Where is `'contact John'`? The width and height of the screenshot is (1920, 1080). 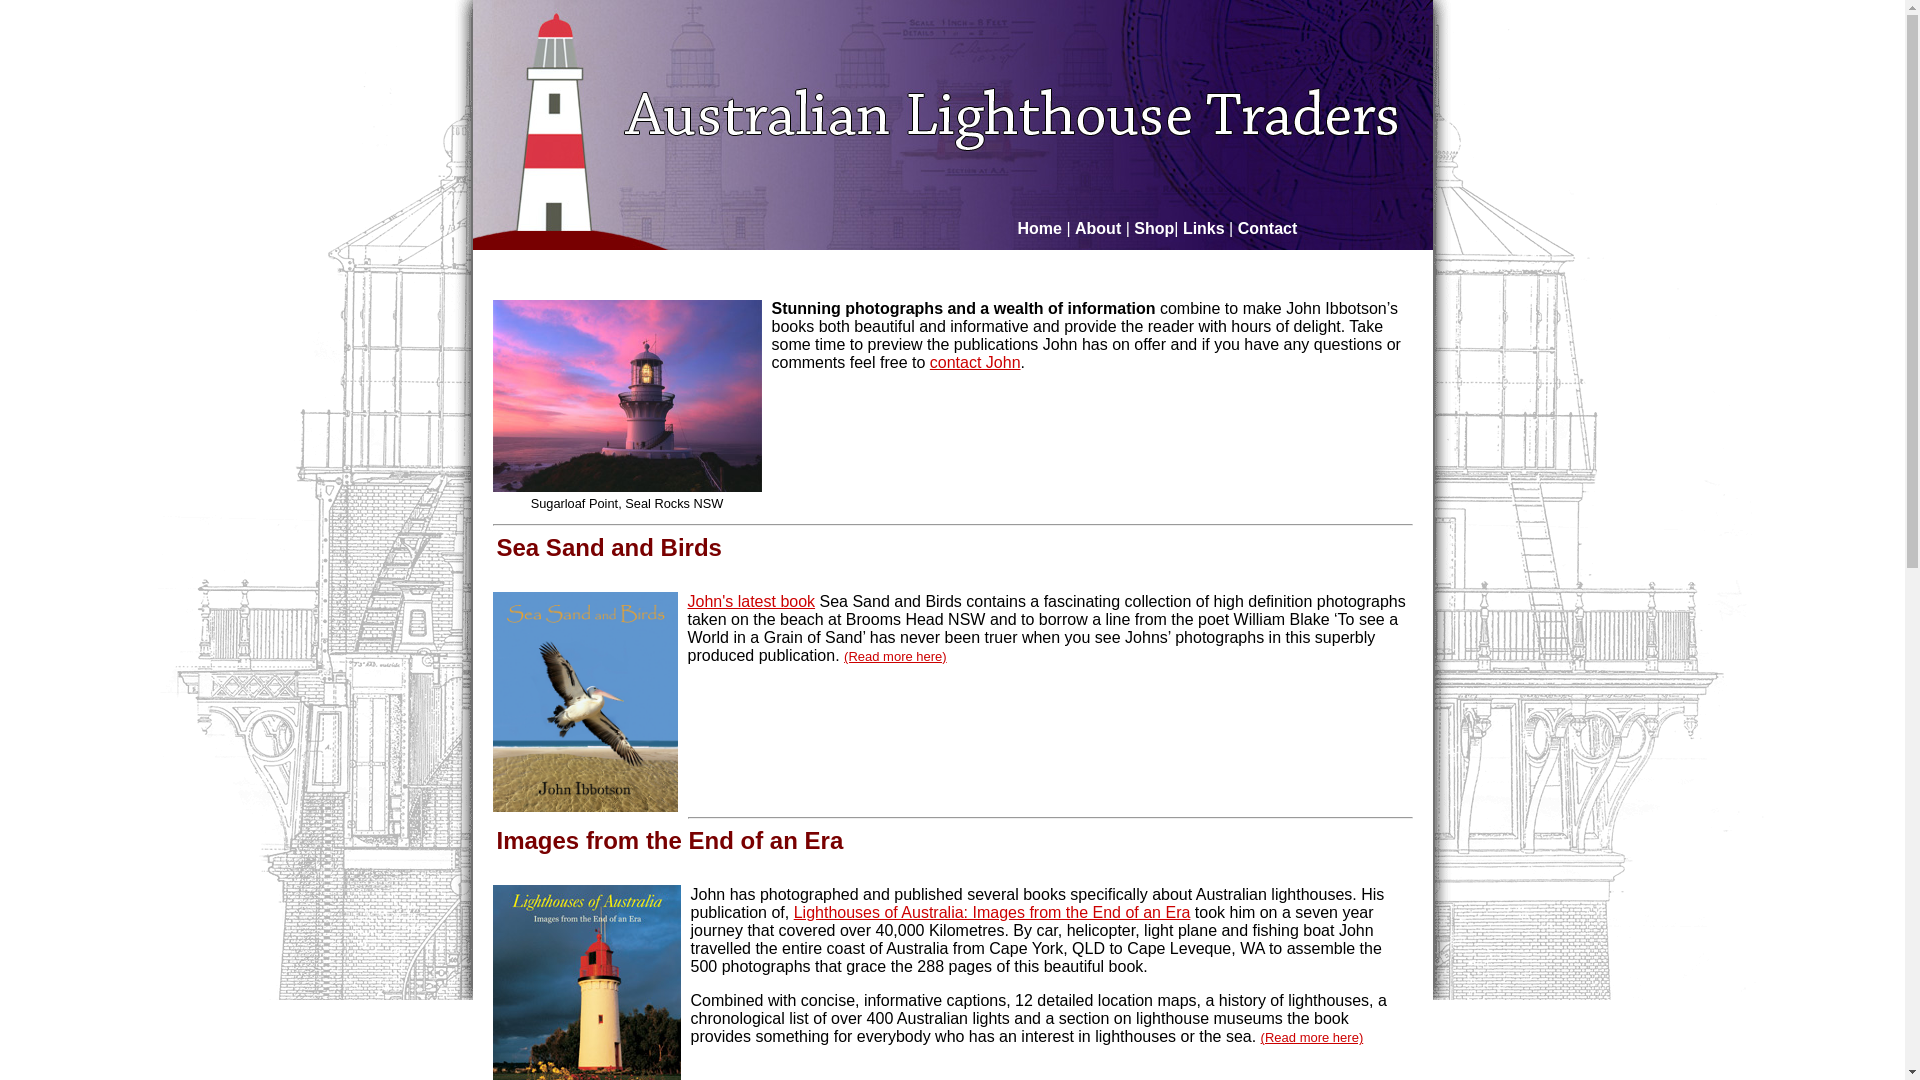
'contact John' is located at coordinates (975, 362).